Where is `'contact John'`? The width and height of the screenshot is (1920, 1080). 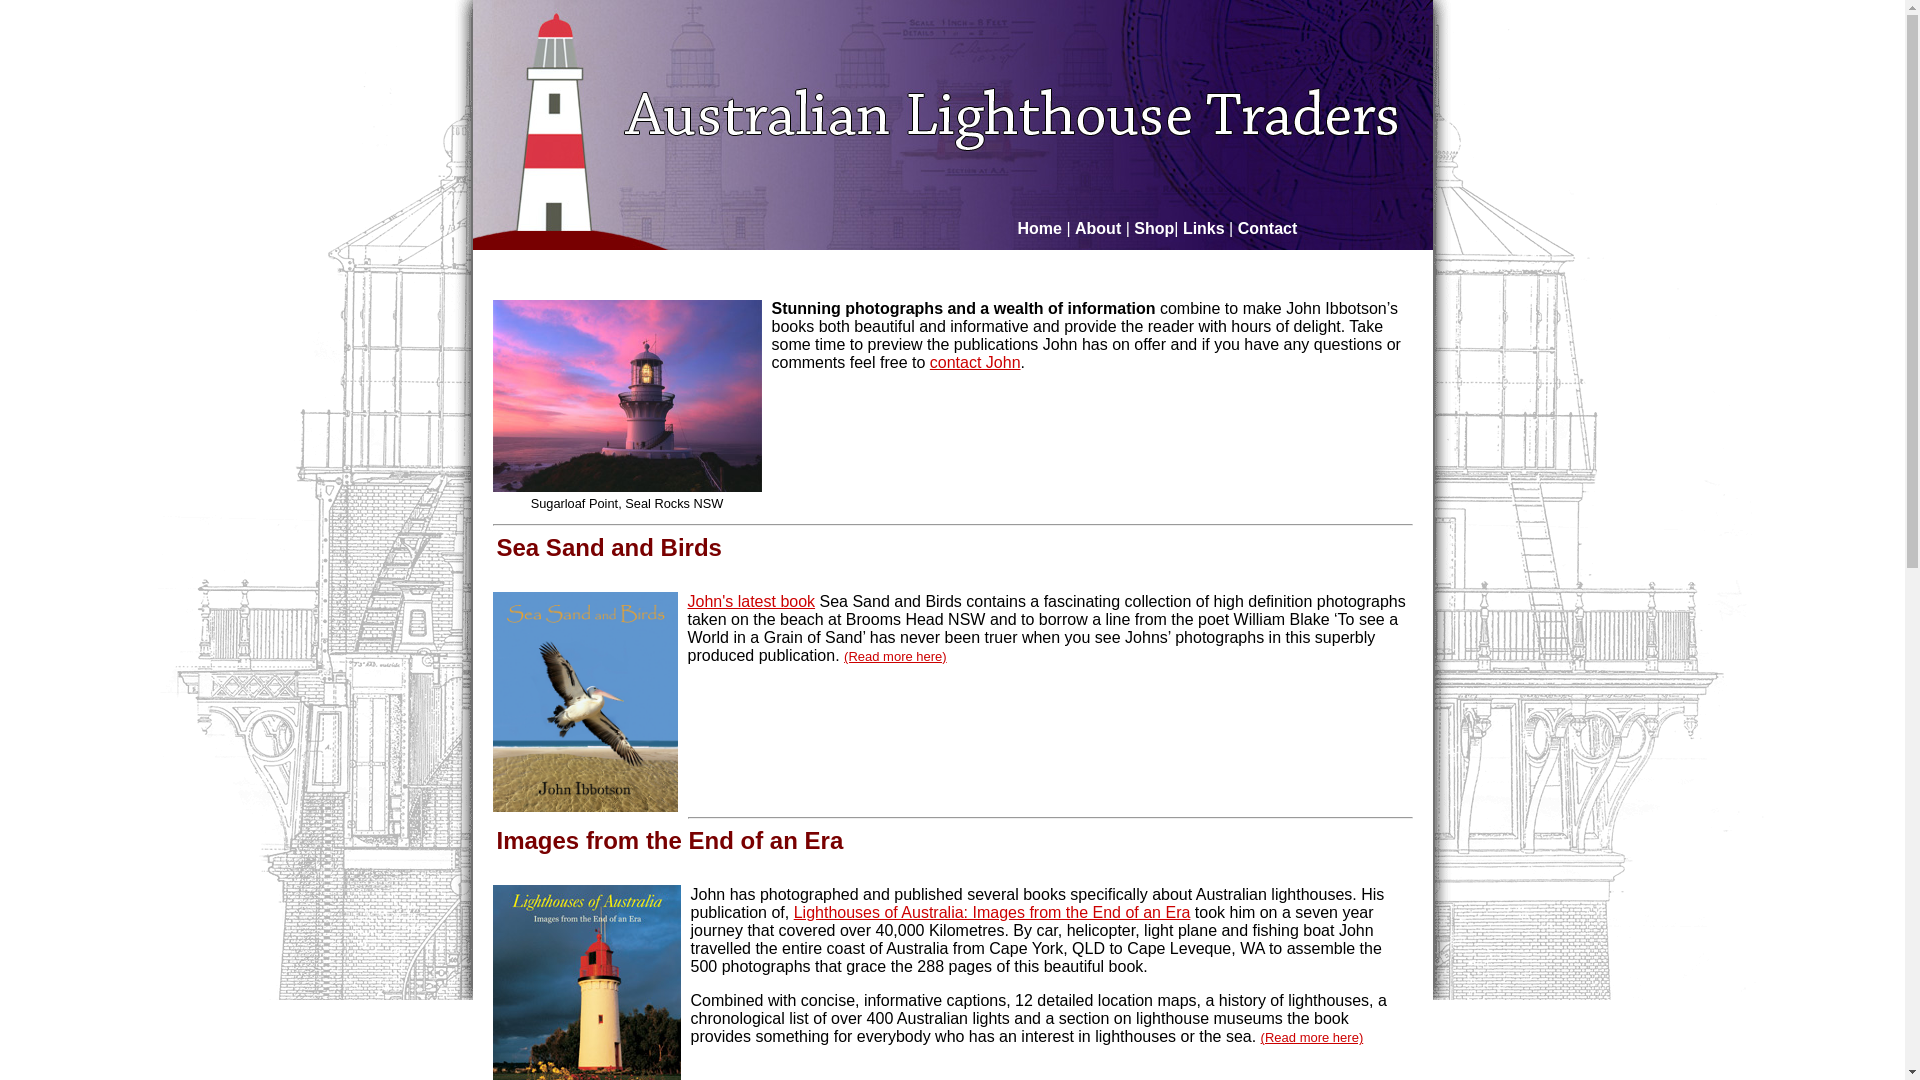
'contact John' is located at coordinates (975, 362).